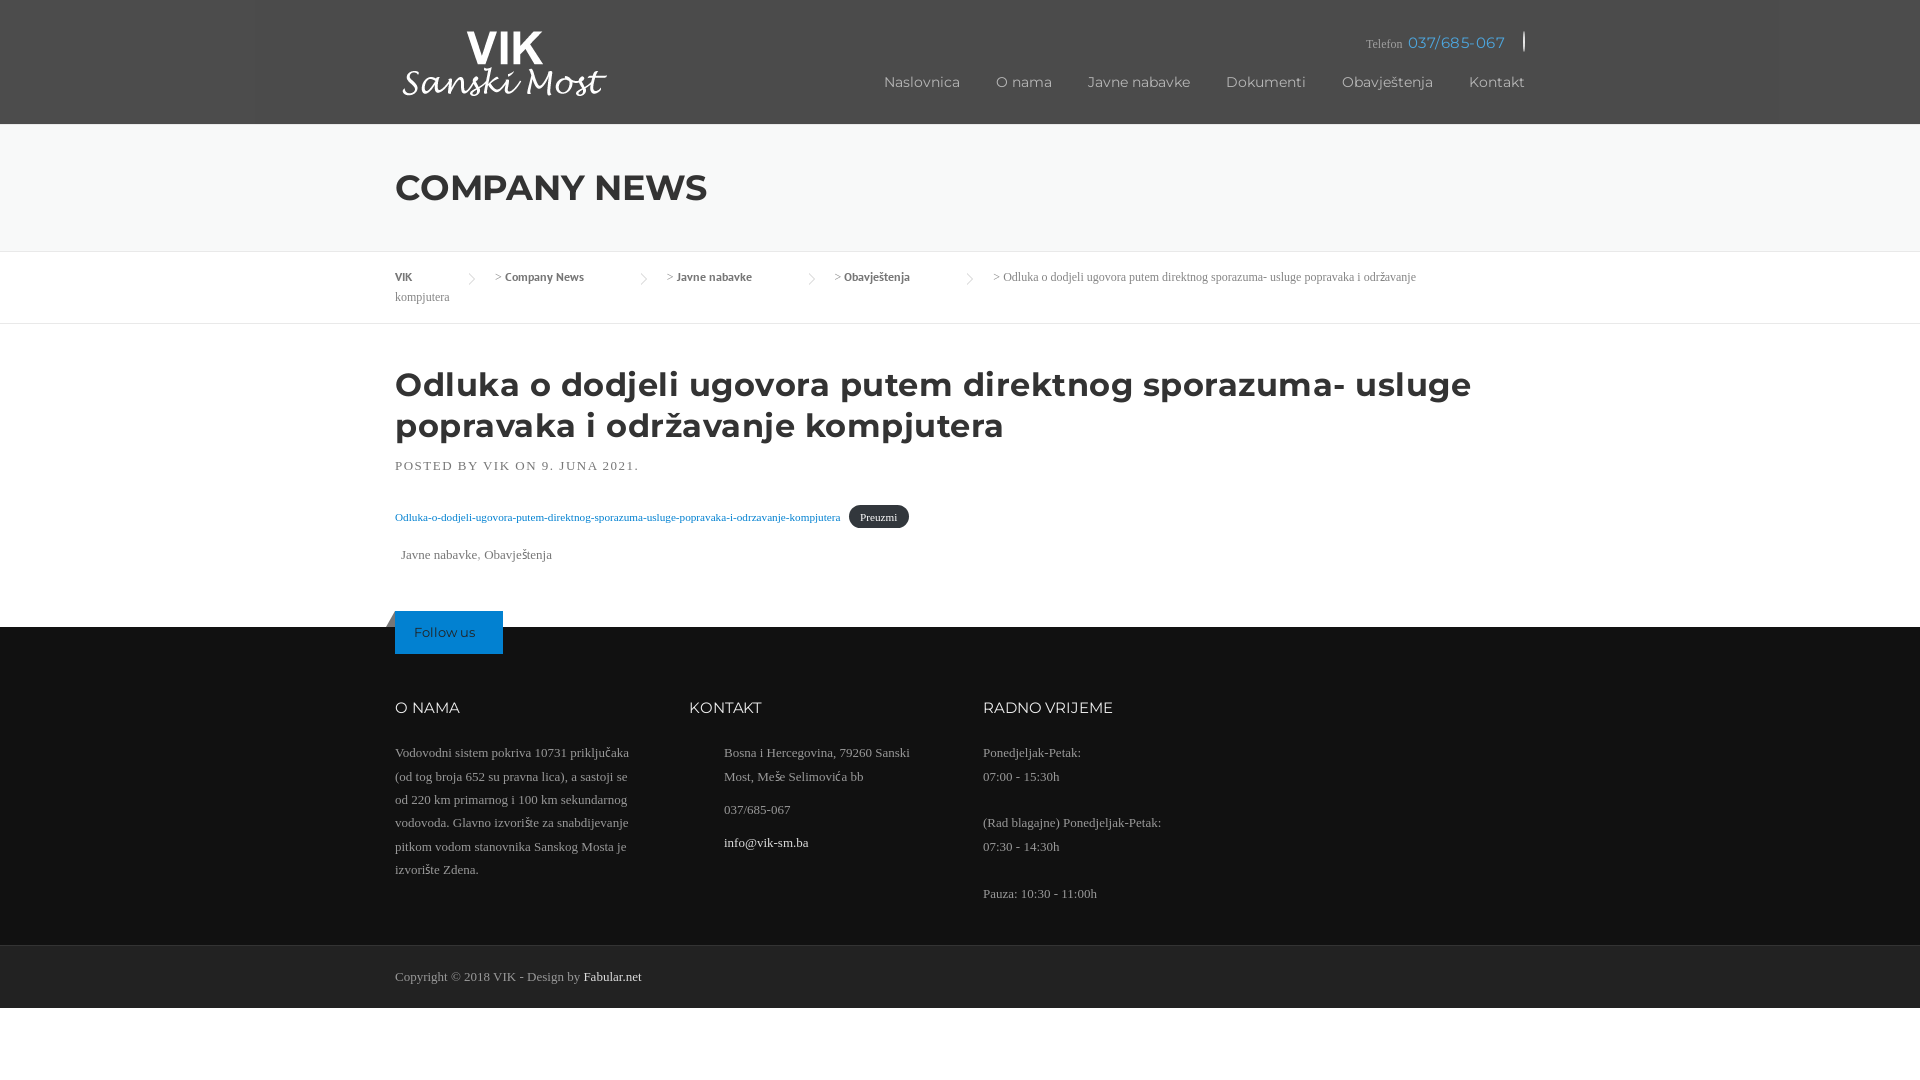  Describe the element at coordinates (589, 465) in the screenshot. I see `'9. JUNA 2021.'` at that location.